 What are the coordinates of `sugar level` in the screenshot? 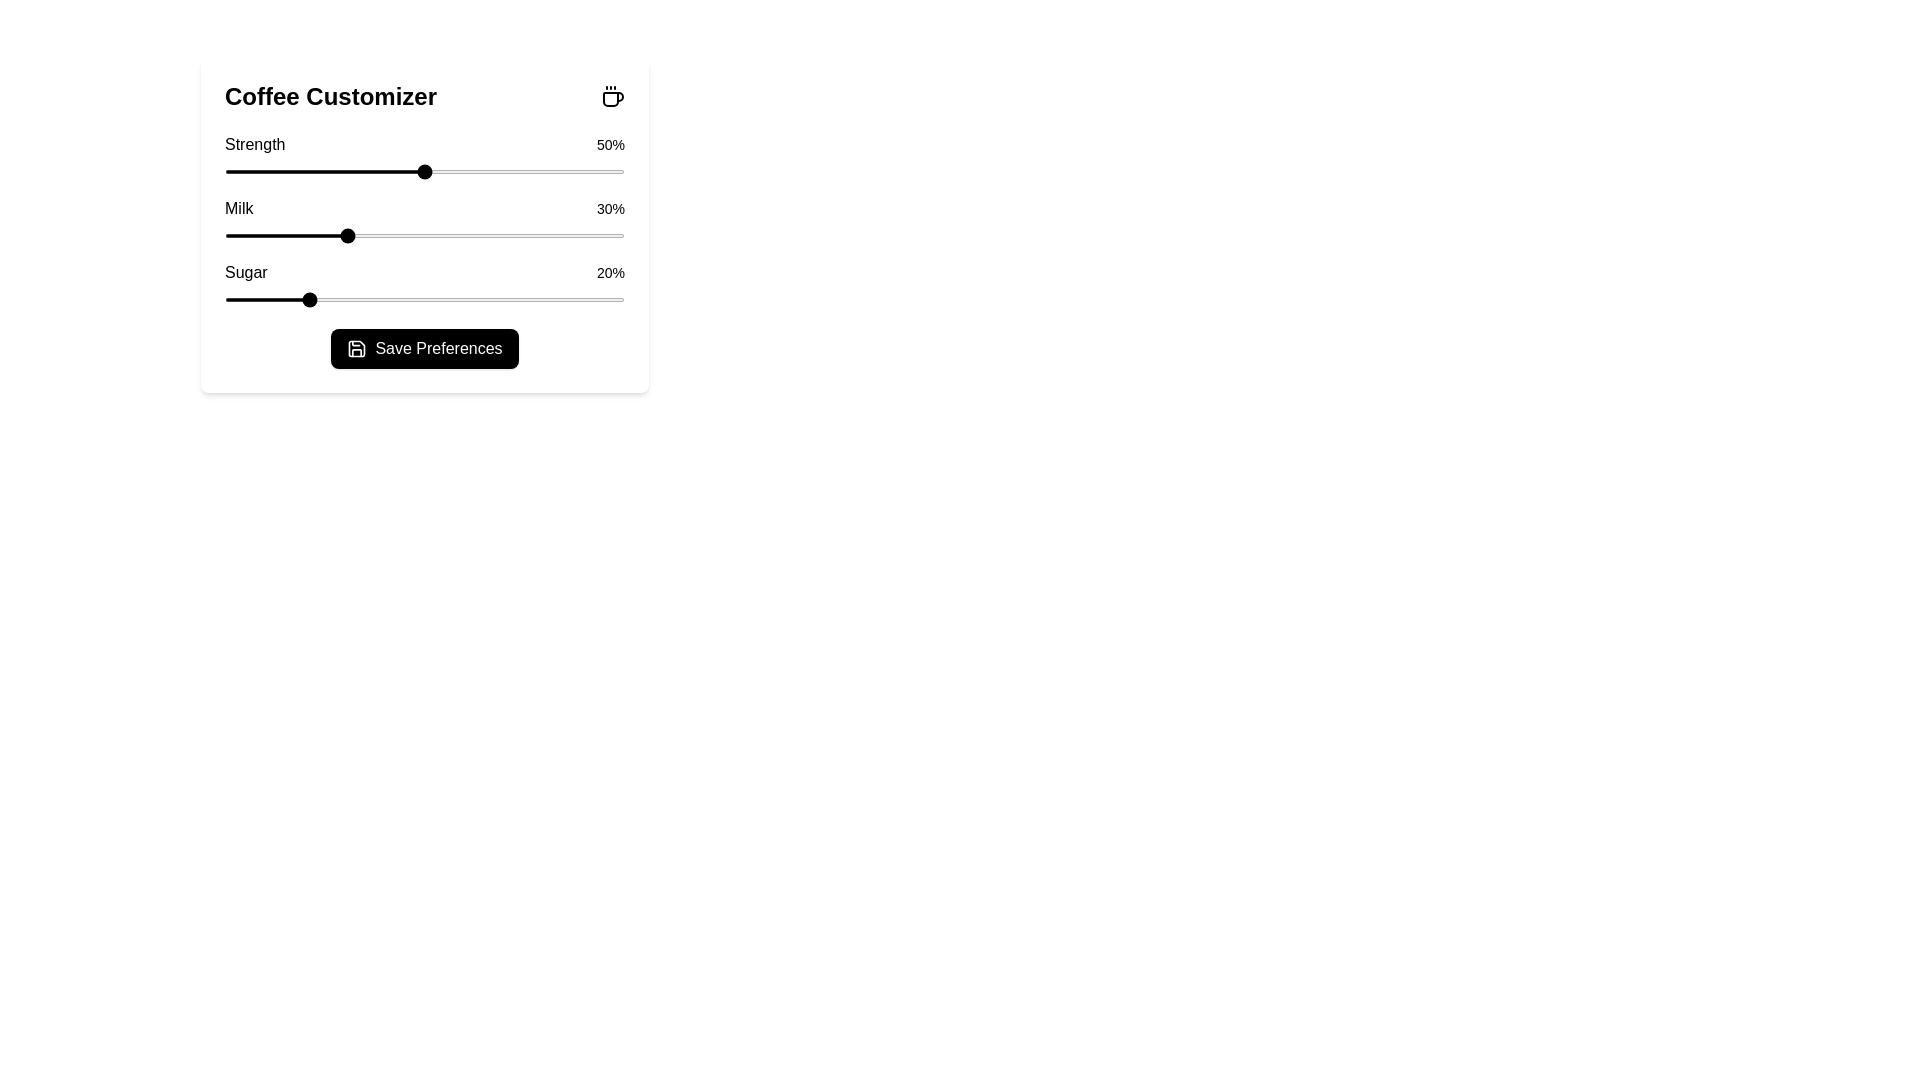 It's located at (296, 300).